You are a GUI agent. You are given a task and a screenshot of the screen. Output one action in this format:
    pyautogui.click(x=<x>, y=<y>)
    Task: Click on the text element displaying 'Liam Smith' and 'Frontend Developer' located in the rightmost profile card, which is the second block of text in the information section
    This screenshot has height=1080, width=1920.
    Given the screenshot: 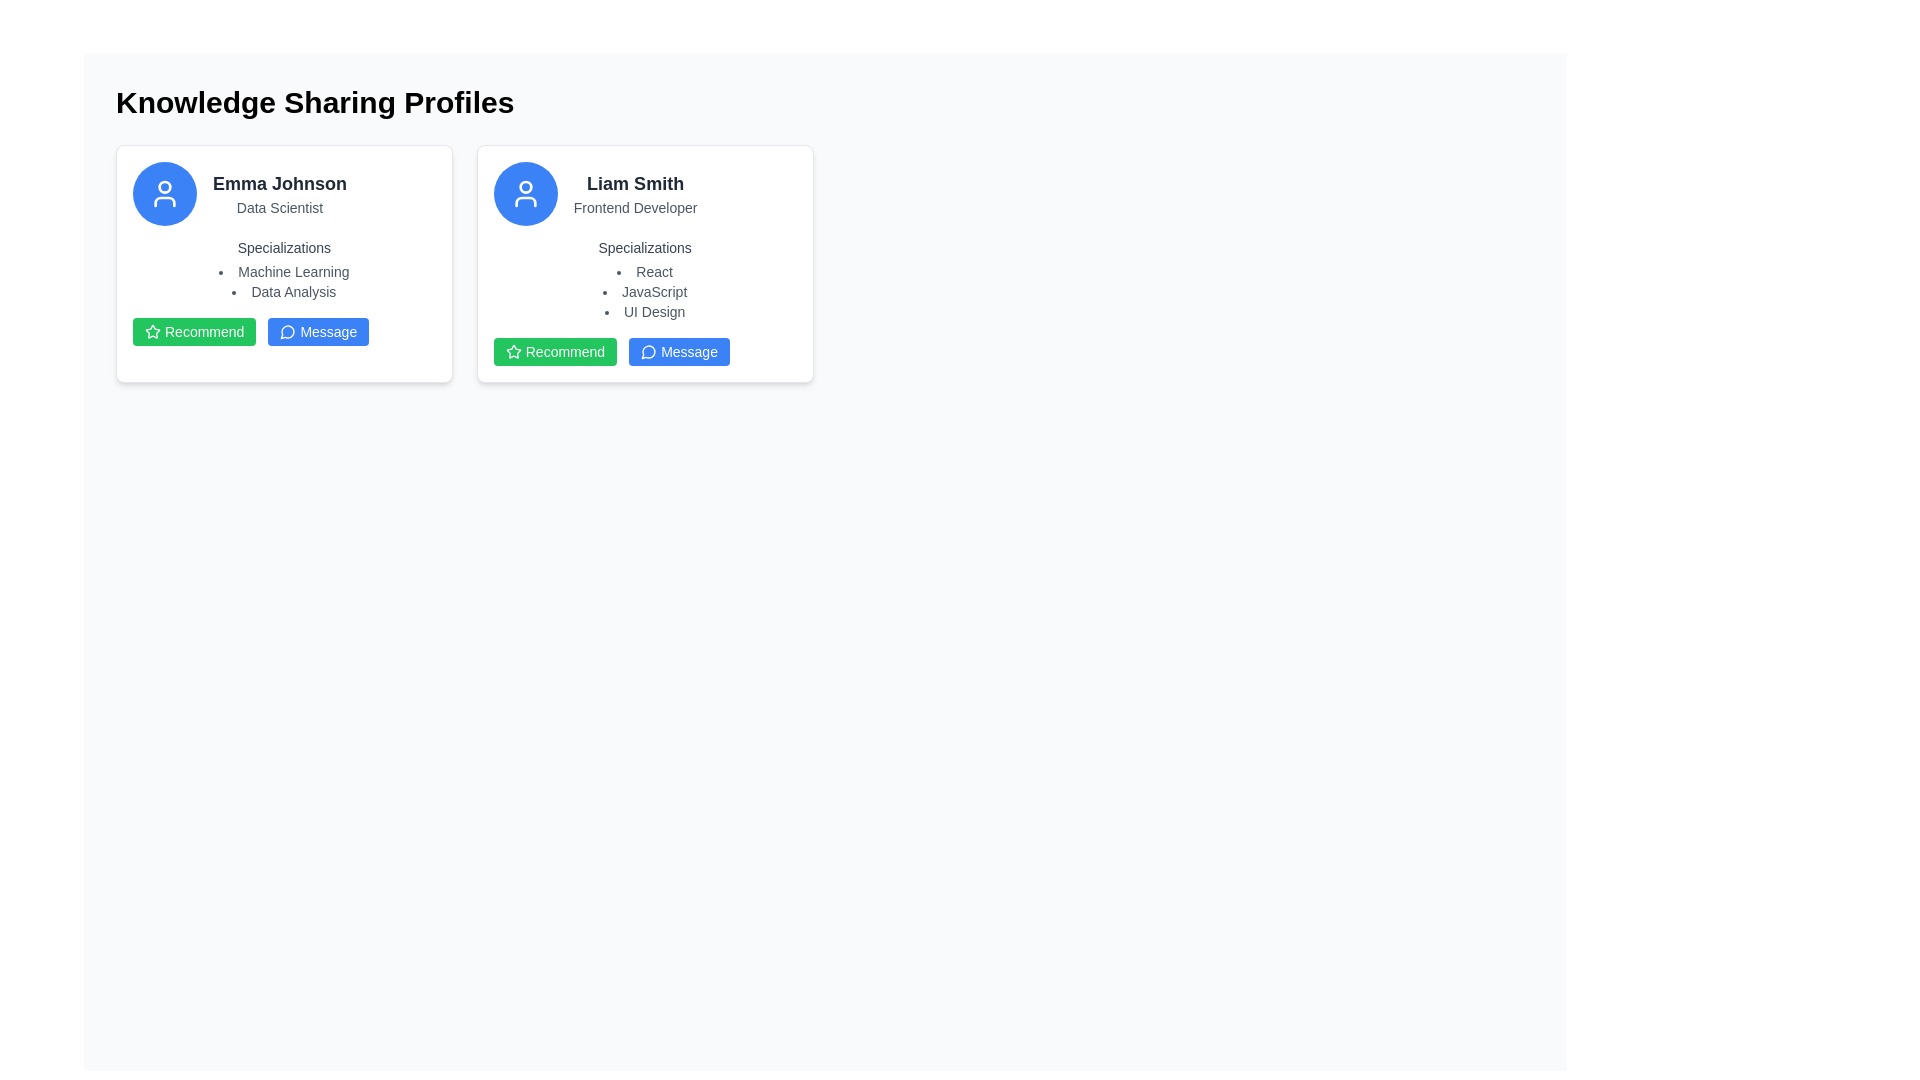 What is the action you would take?
    pyautogui.click(x=634, y=193)
    